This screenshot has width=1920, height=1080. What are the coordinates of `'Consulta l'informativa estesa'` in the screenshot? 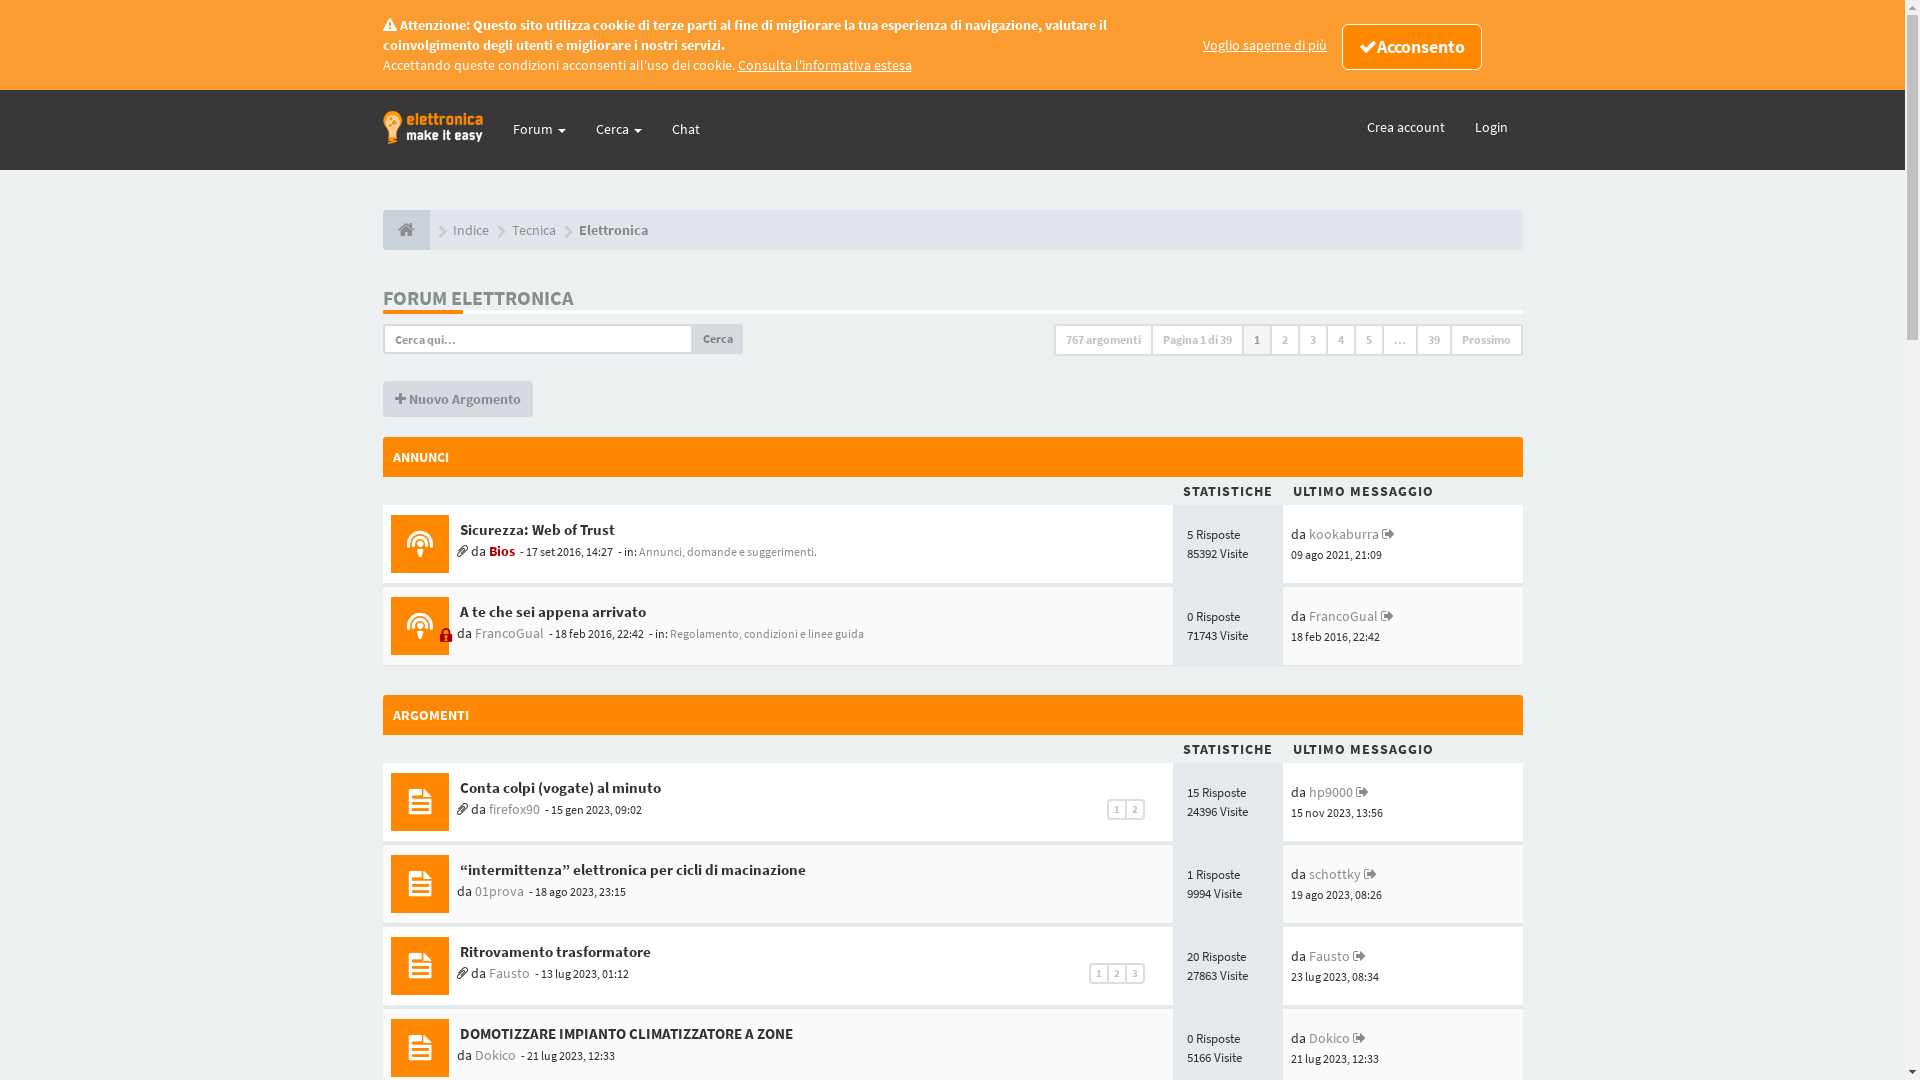 It's located at (825, 64).